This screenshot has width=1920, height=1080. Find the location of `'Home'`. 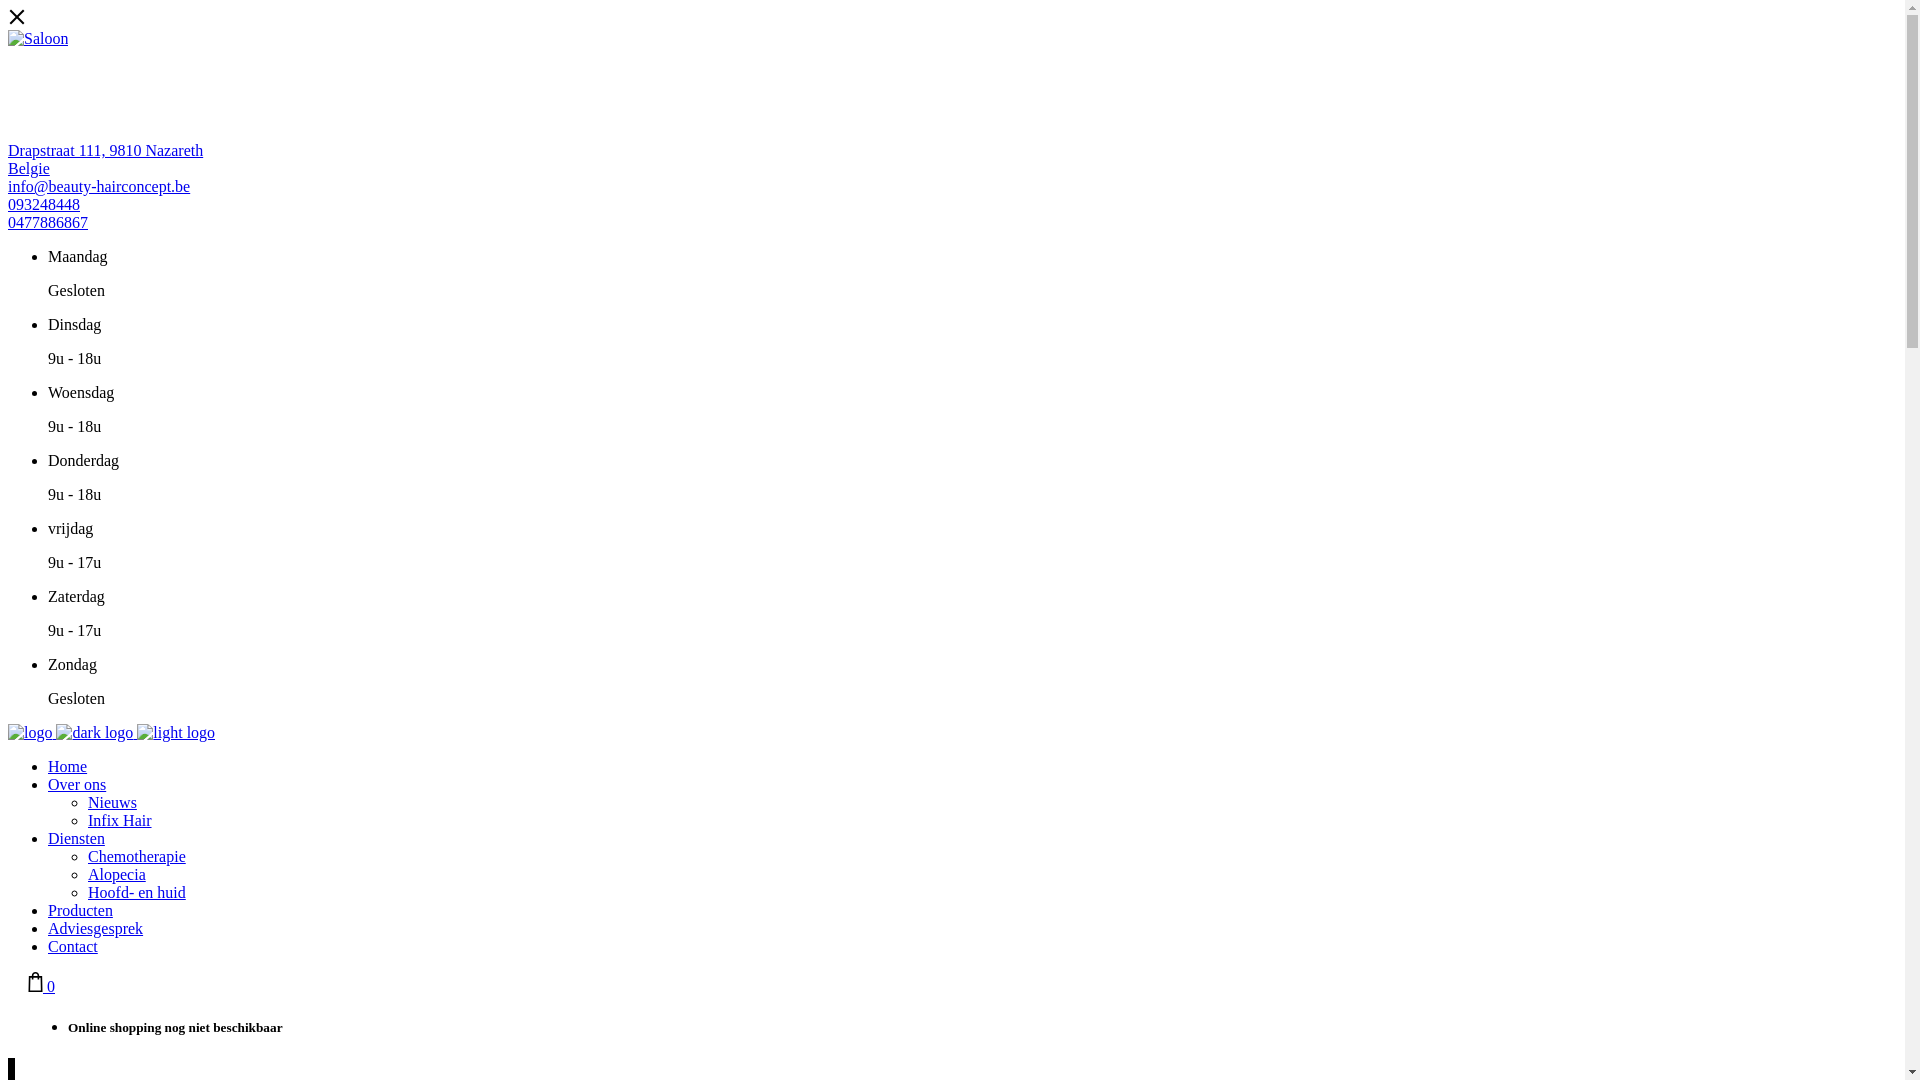

'Home' is located at coordinates (67, 765).